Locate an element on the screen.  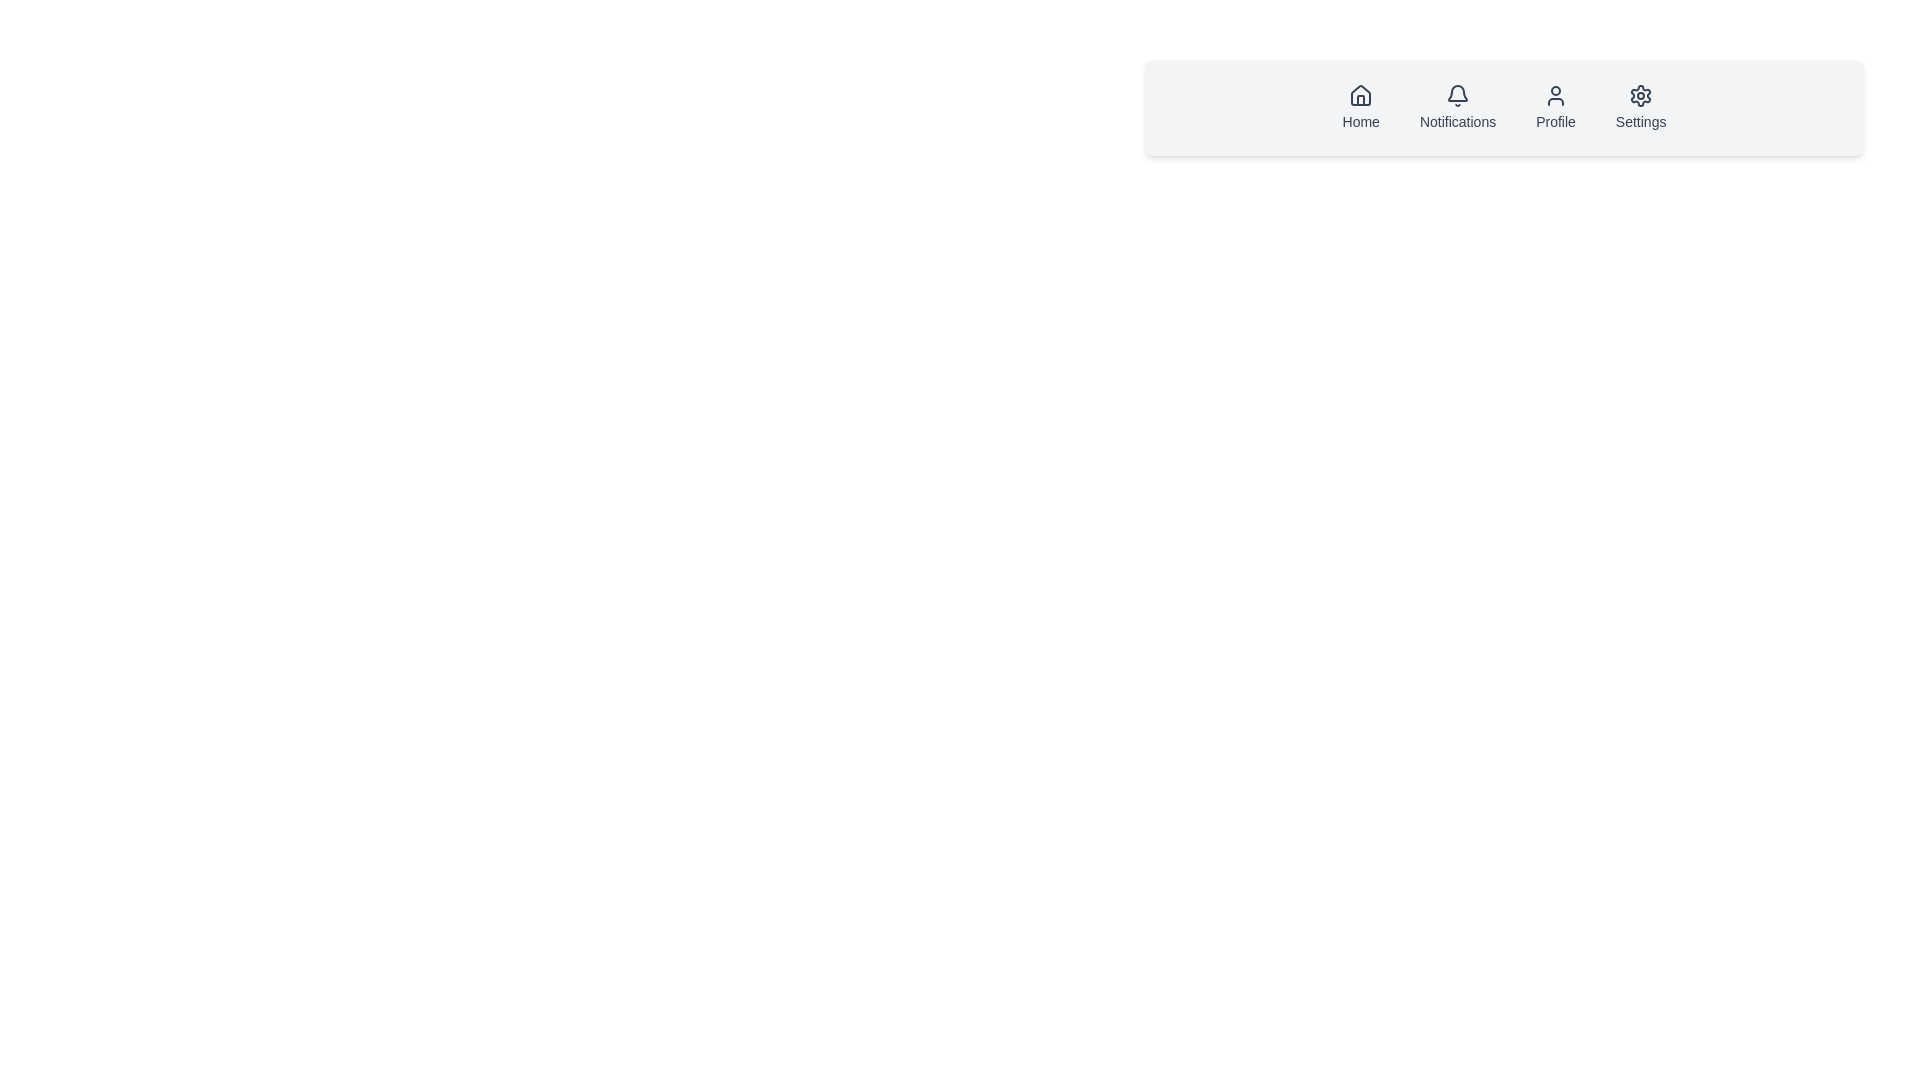
the section associated with the 'Profile' label located below the user icon in the fourth navigation item of the horizontal navigation bar at the top-center of the page is located at coordinates (1554, 122).